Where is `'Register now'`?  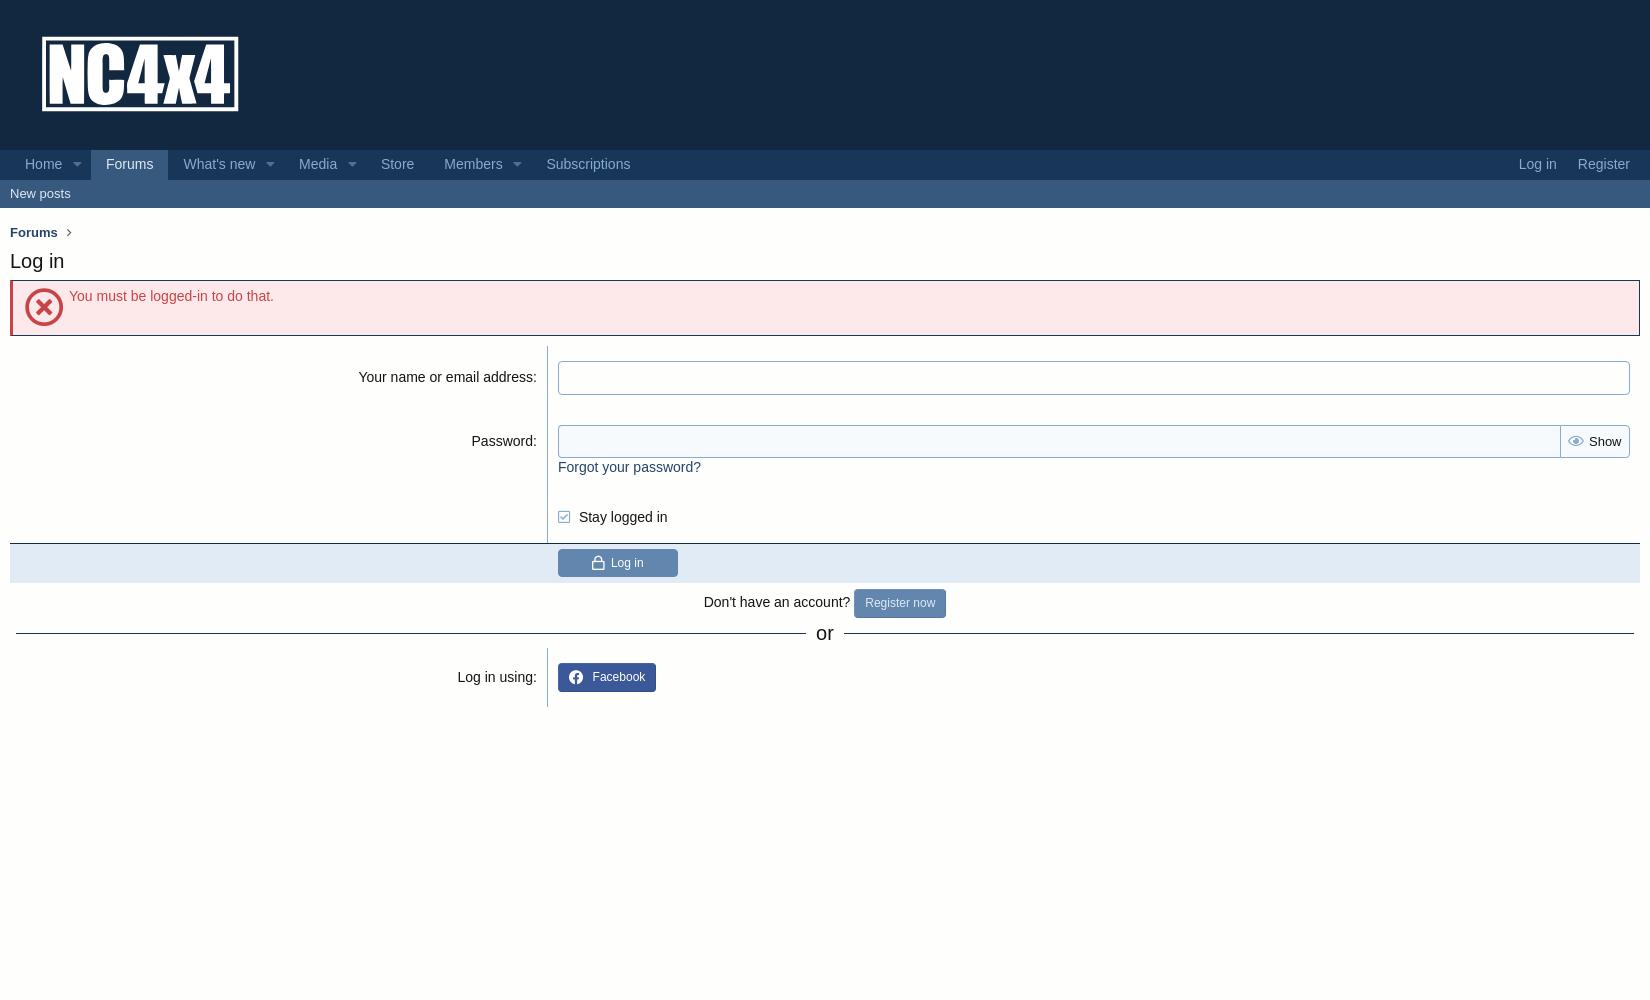 'Register now' is located at coordinates (900, 602).